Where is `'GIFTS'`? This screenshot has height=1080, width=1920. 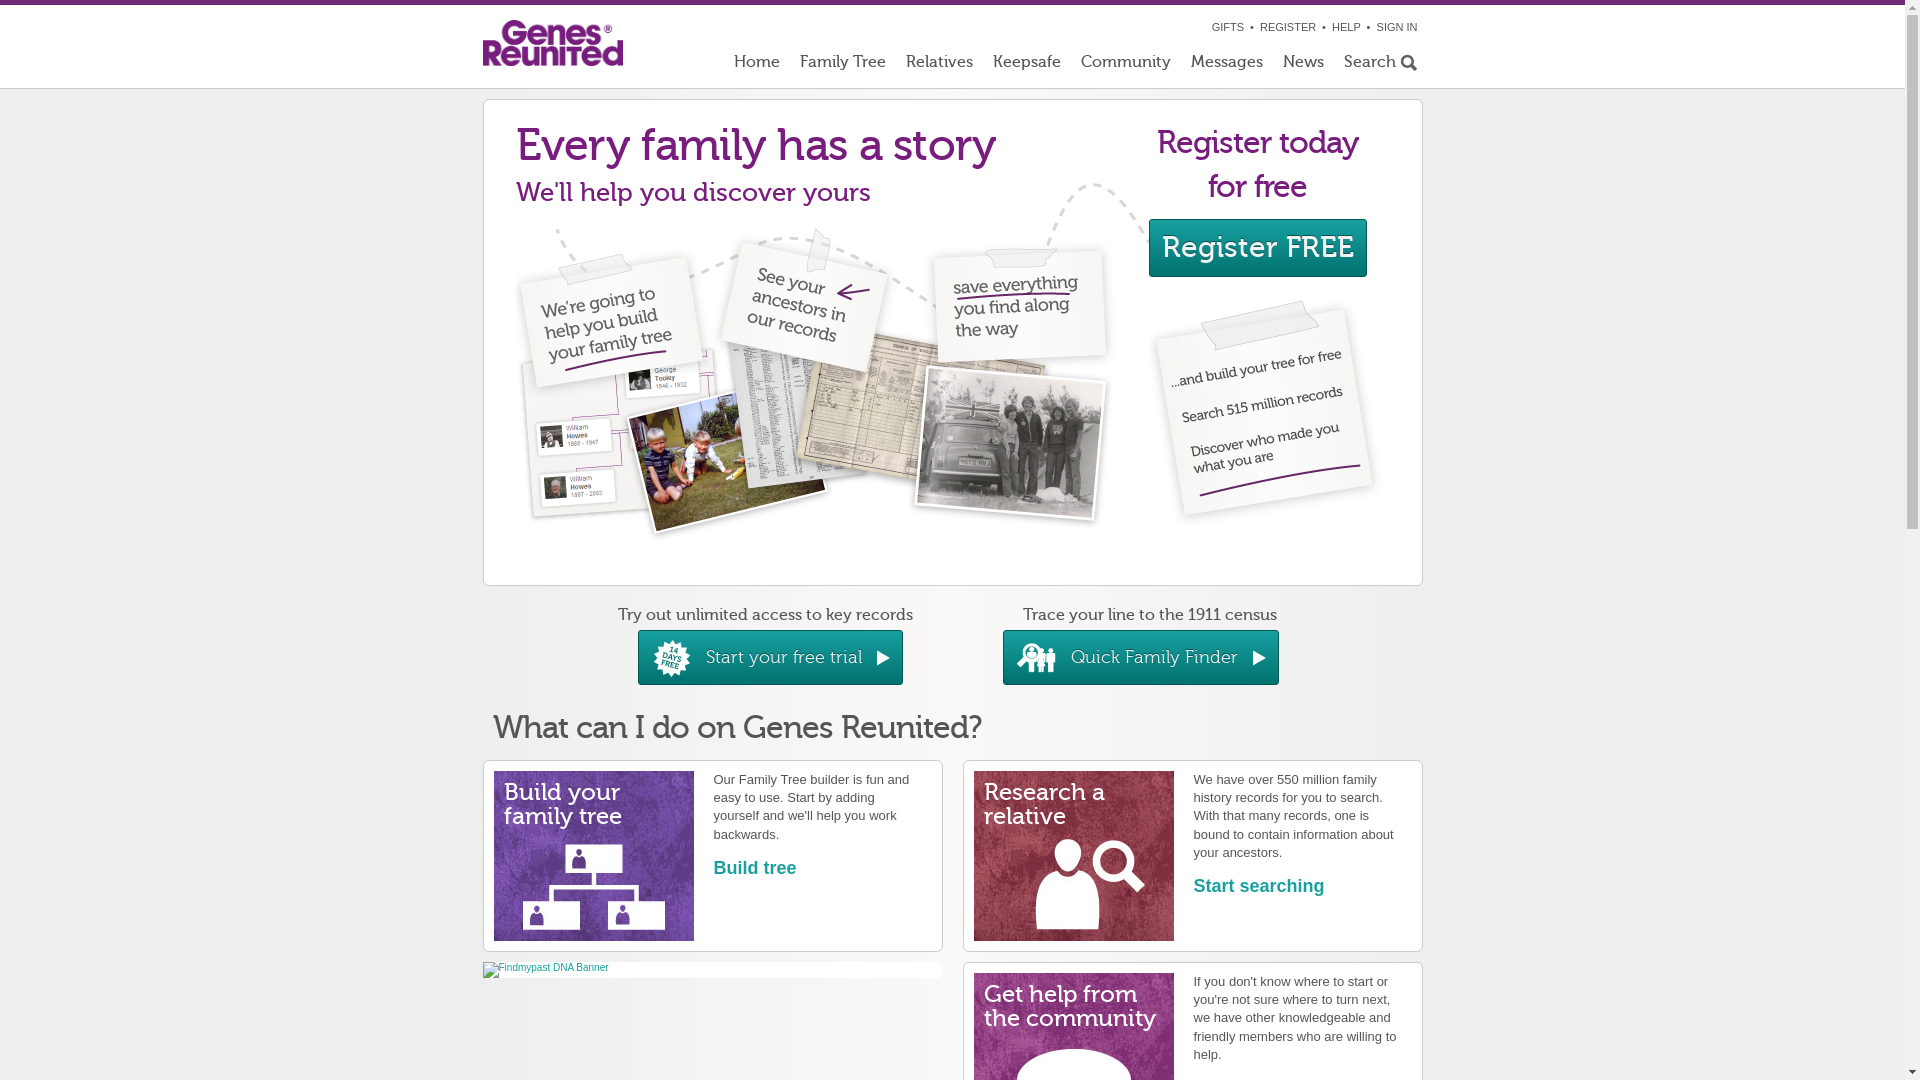
'GIFTS' is located at coordinates (1227, 27).